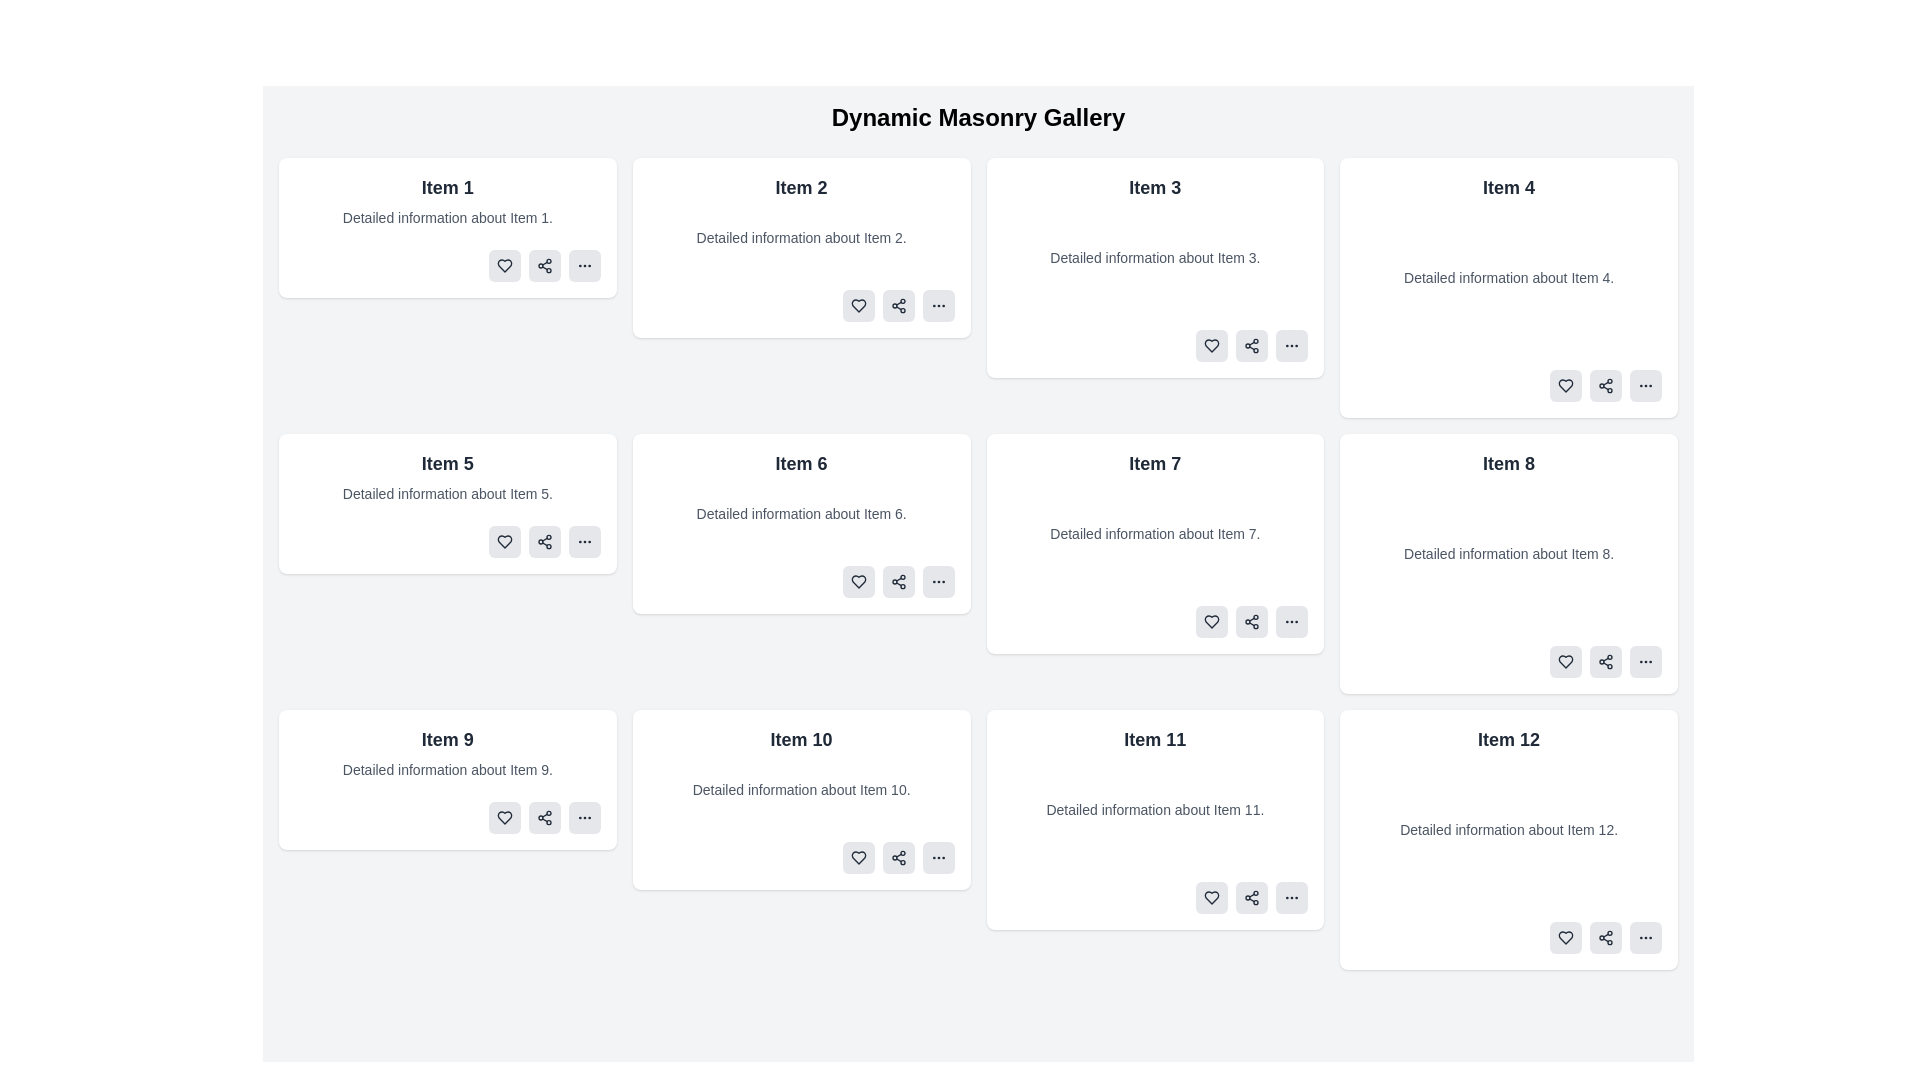  Describe the element at coordinates (1646, 385) in the screenshot. I see `the button located at the far-right of the action button group under the 'Item 4' card` at that location.